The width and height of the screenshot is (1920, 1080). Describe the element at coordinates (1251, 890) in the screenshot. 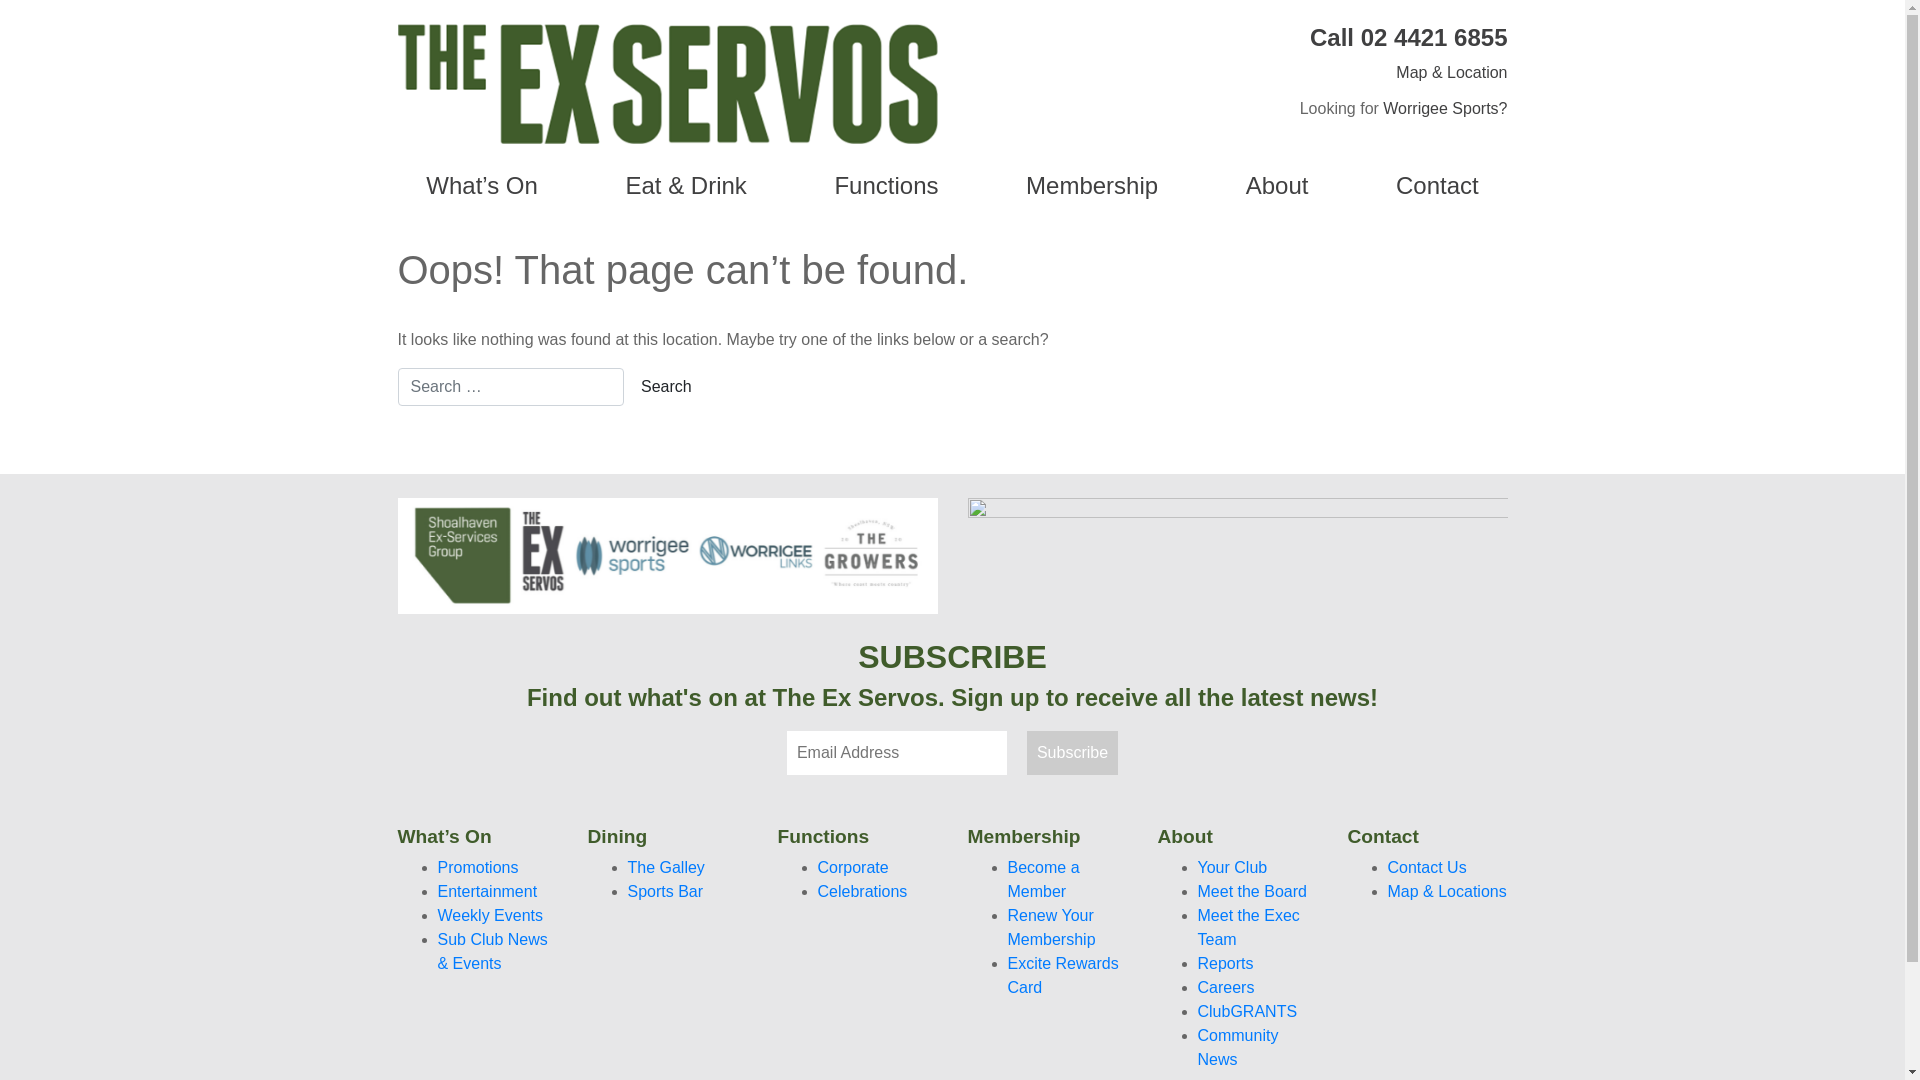

I see `'Meet the Board'` at that location.